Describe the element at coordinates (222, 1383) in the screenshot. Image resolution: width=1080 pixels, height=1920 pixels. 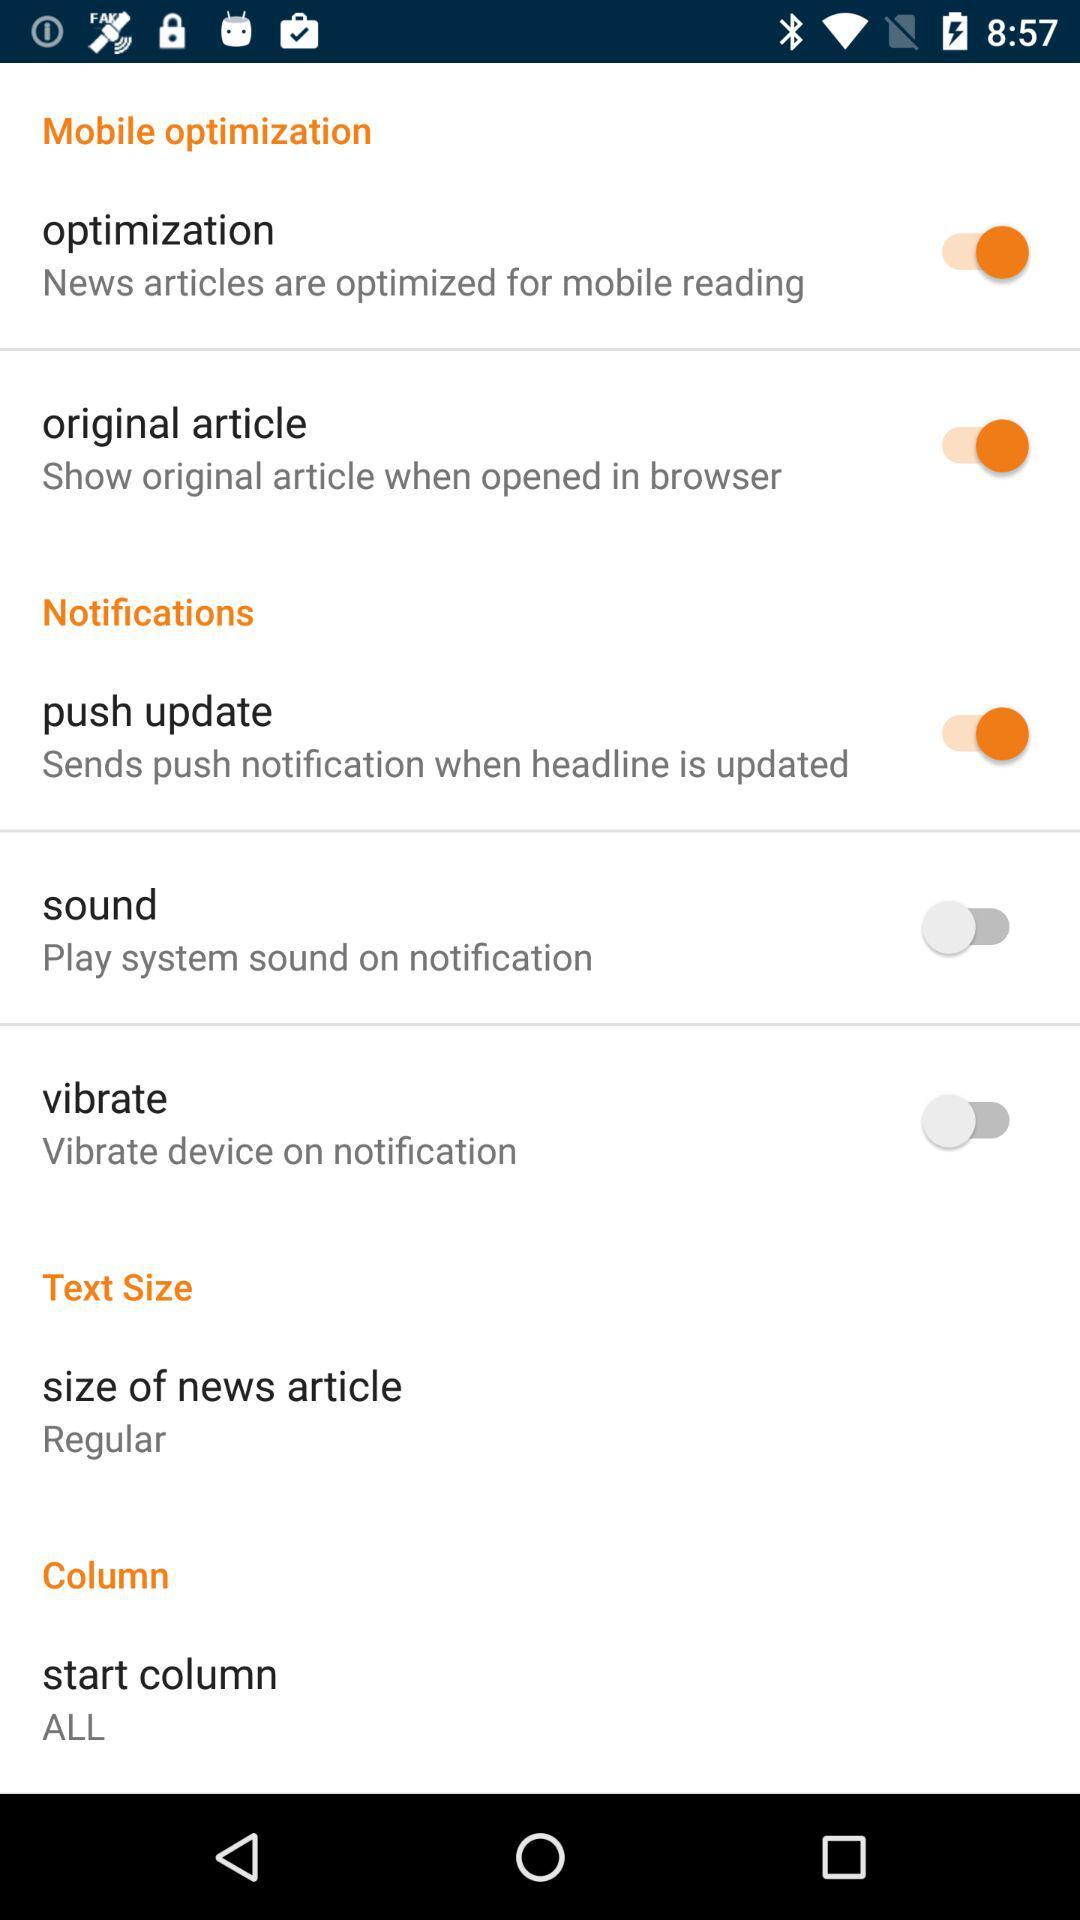
I see `size of news icon` at that location.